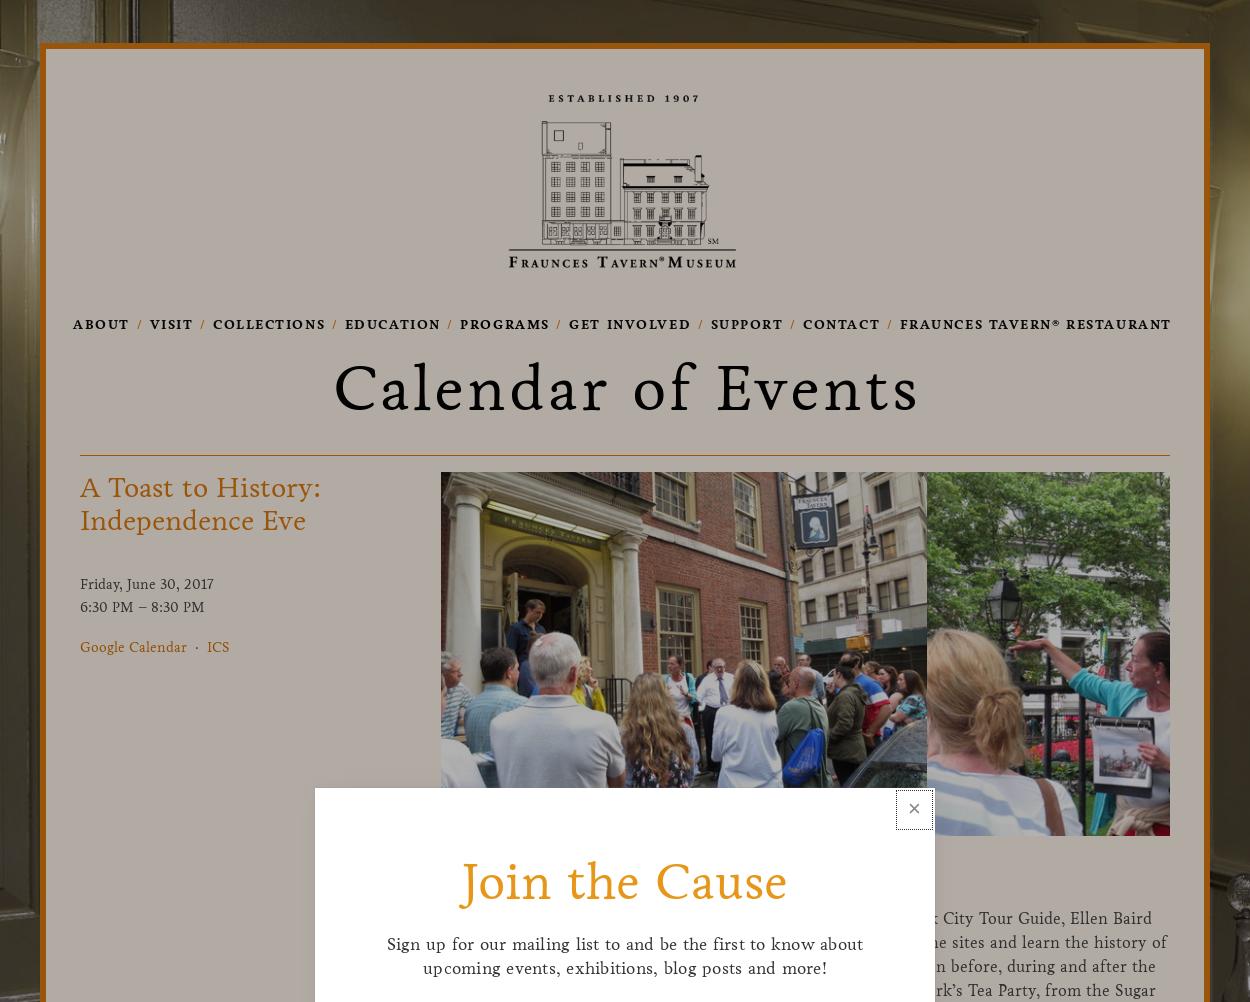 The height and width of the screenshot is (1002, 1250). I want to click on 'Visit', so click(171, 323).